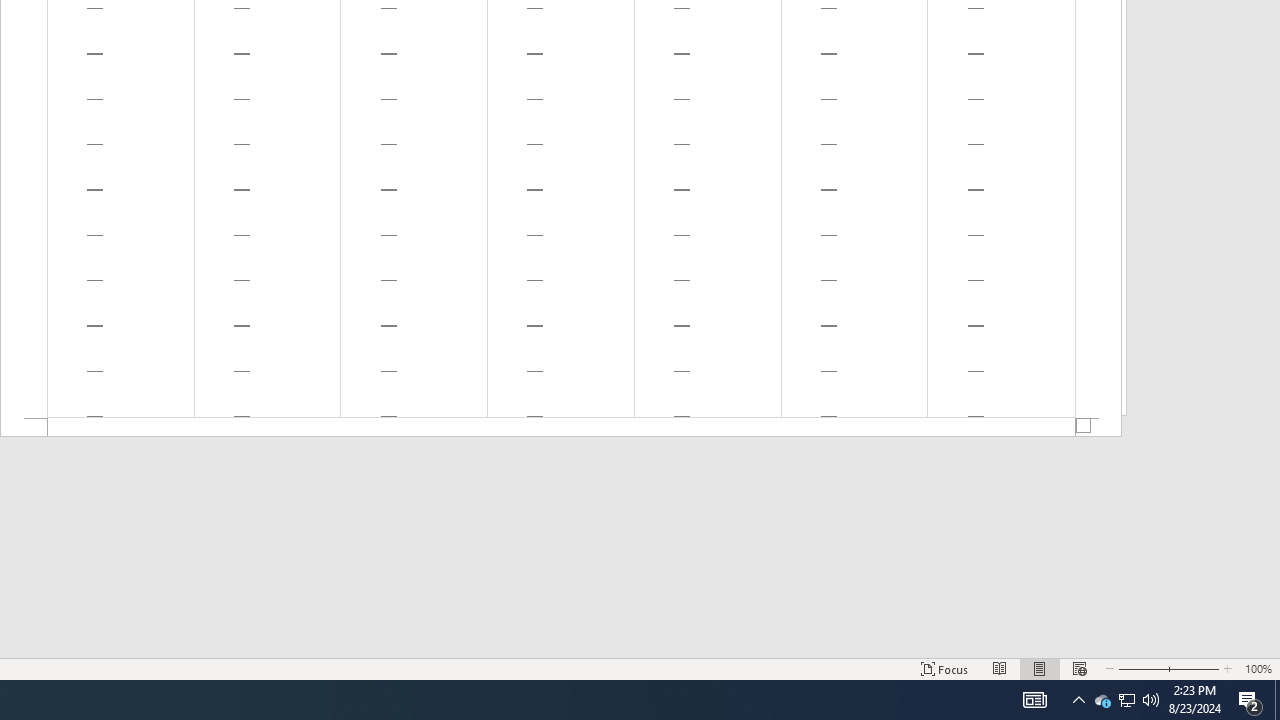 The width and height of the screenshot is (1280, 720). What do you see at coordinates (943, 669) in the screenshot?
I see `'Focus '` at bounding box center [943, 669].